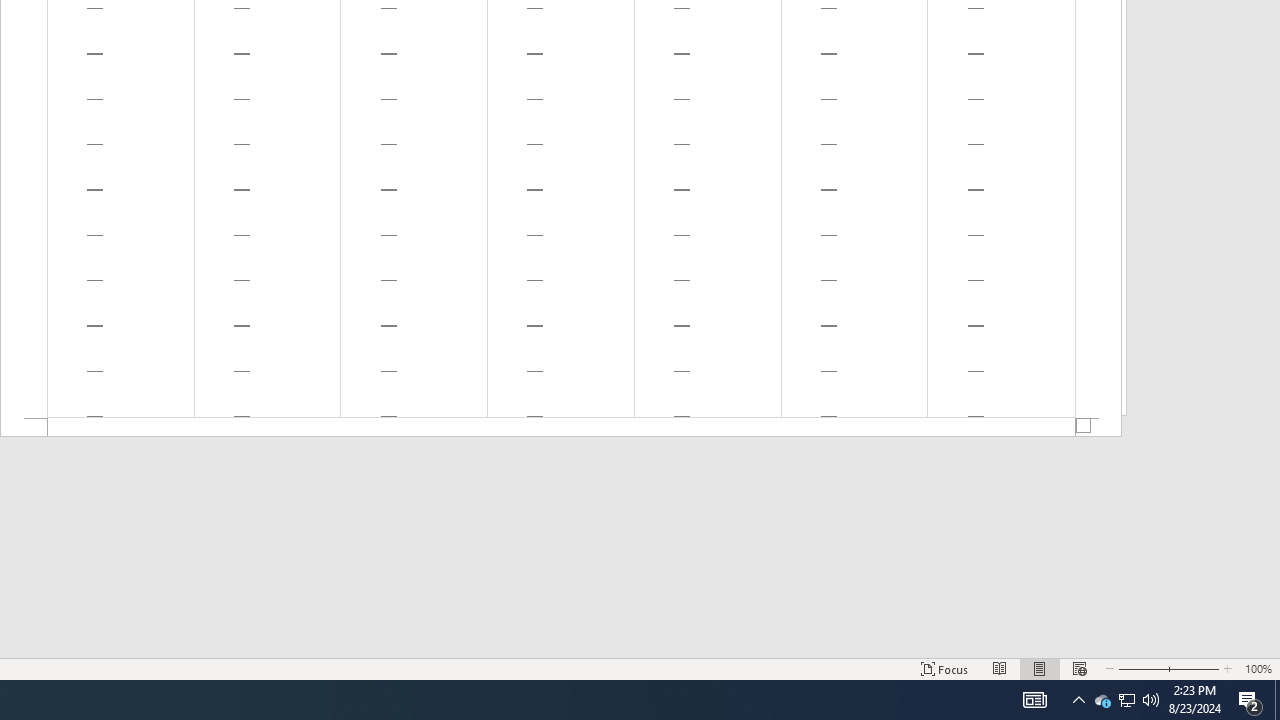 The width and height of the screenshot is (1280, 720). What do you see at coordinates (943, 669) in the screenshot?
I see `'Focus '` at bounding box center [943, 669].